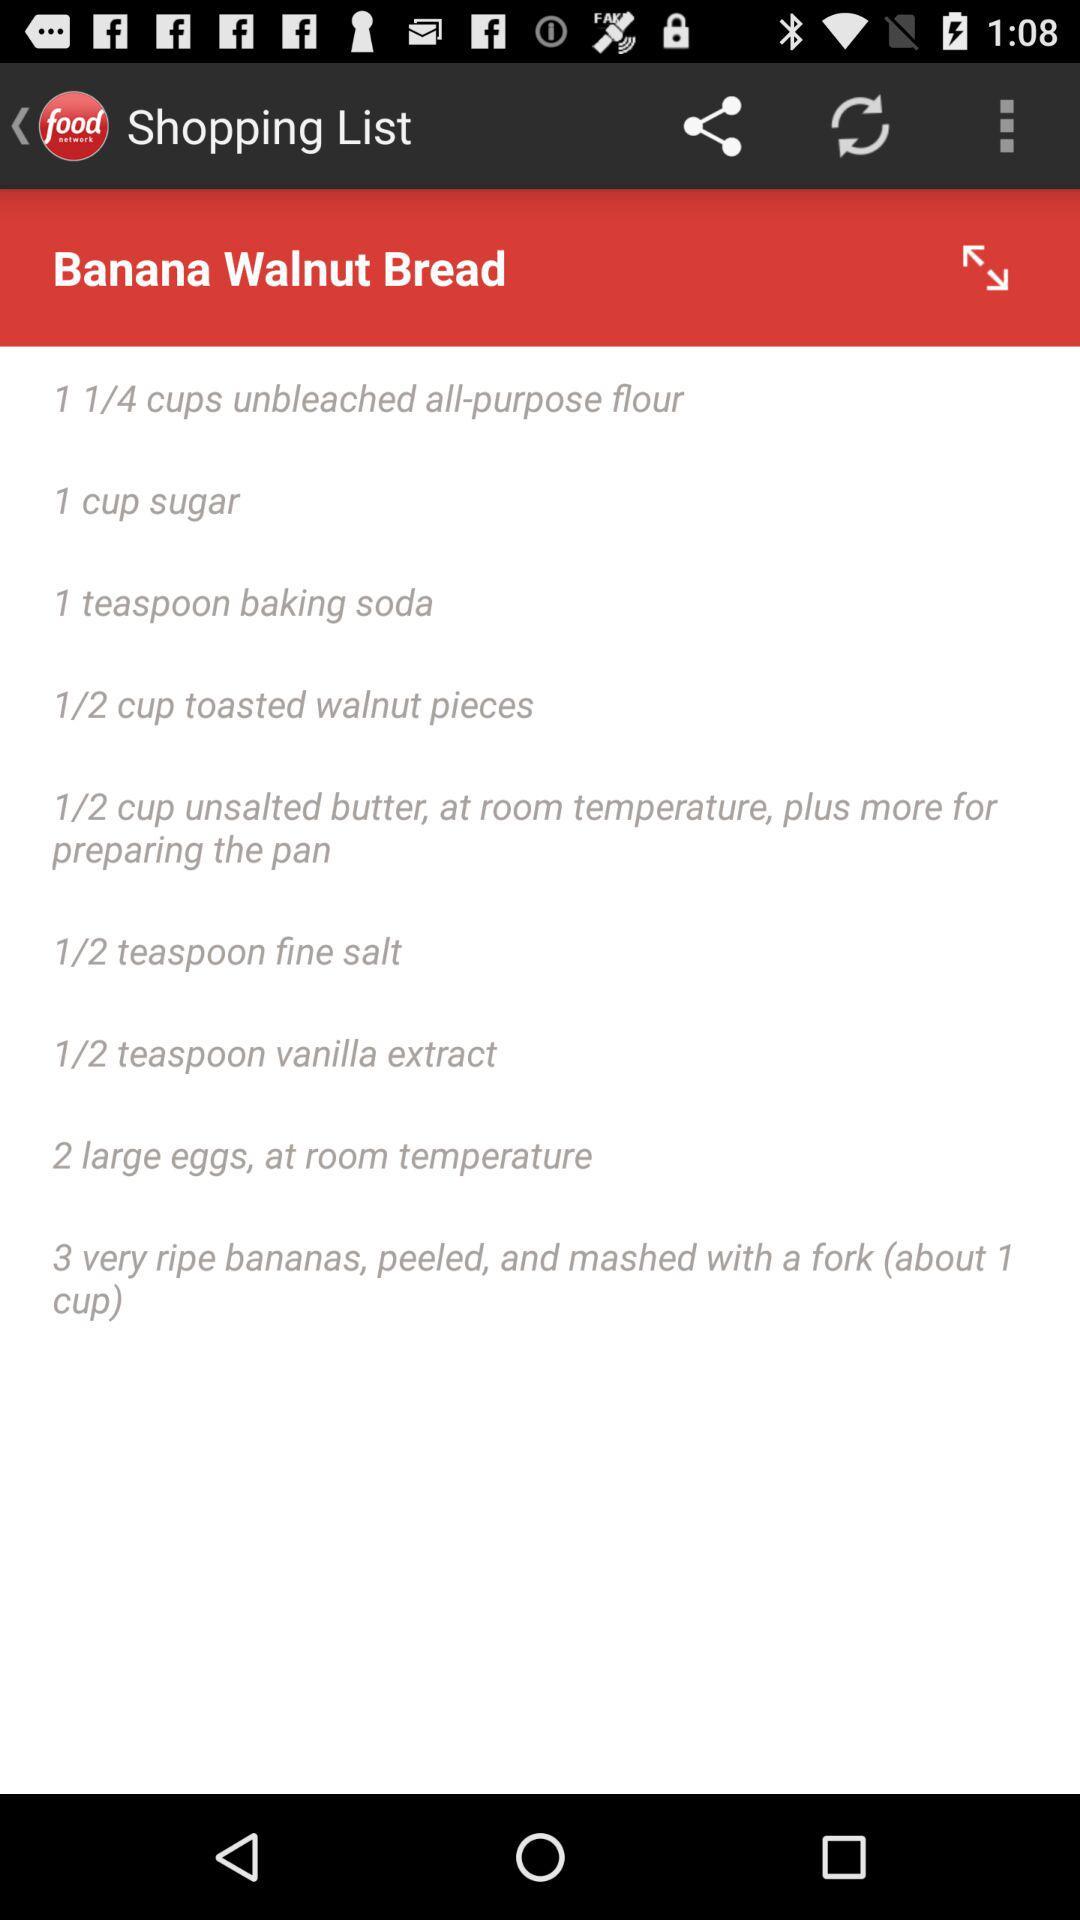 This screenshot has width=1080, height=1920. I want to click on app above the banana walnut bread, so click(858, 124).